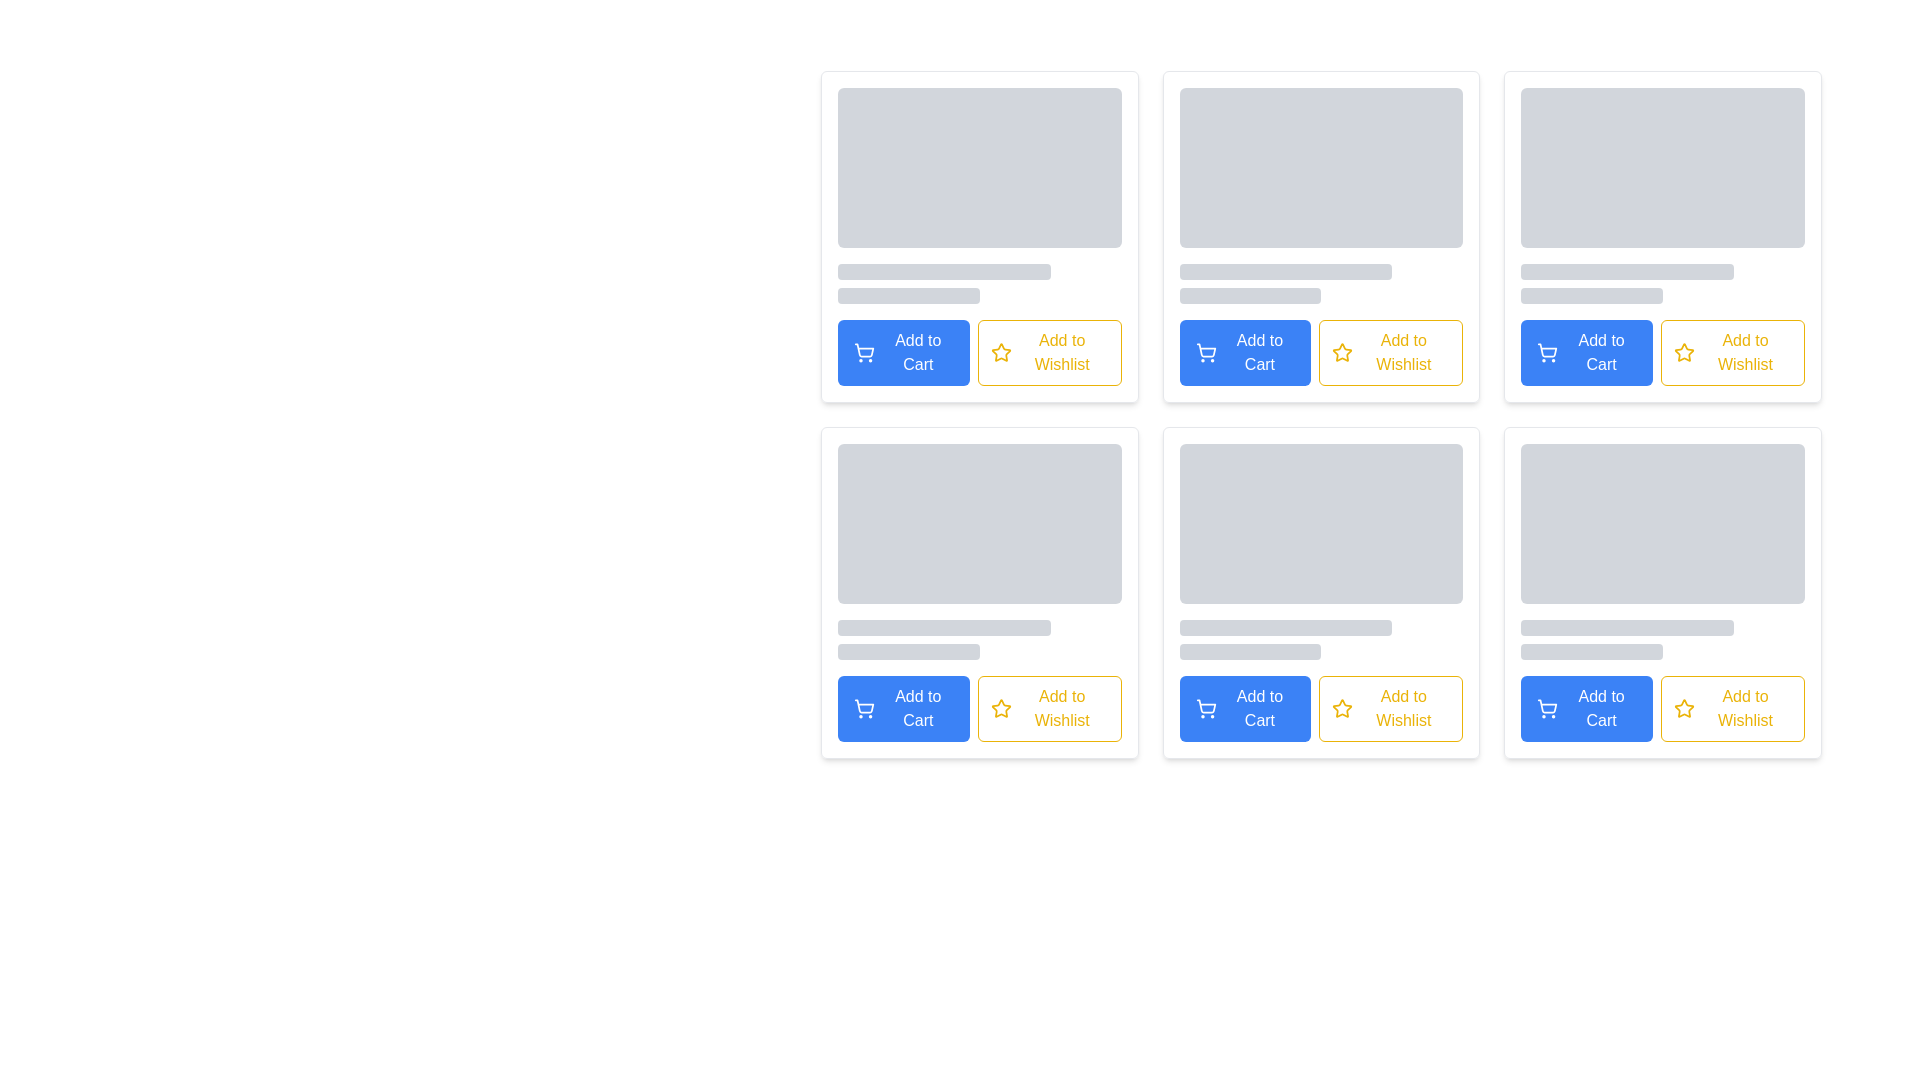  I want to click on the shopping cart icon located on the left side of the 'Add to Cart' button, which is part of the product action options grid, so click(1205, 352).